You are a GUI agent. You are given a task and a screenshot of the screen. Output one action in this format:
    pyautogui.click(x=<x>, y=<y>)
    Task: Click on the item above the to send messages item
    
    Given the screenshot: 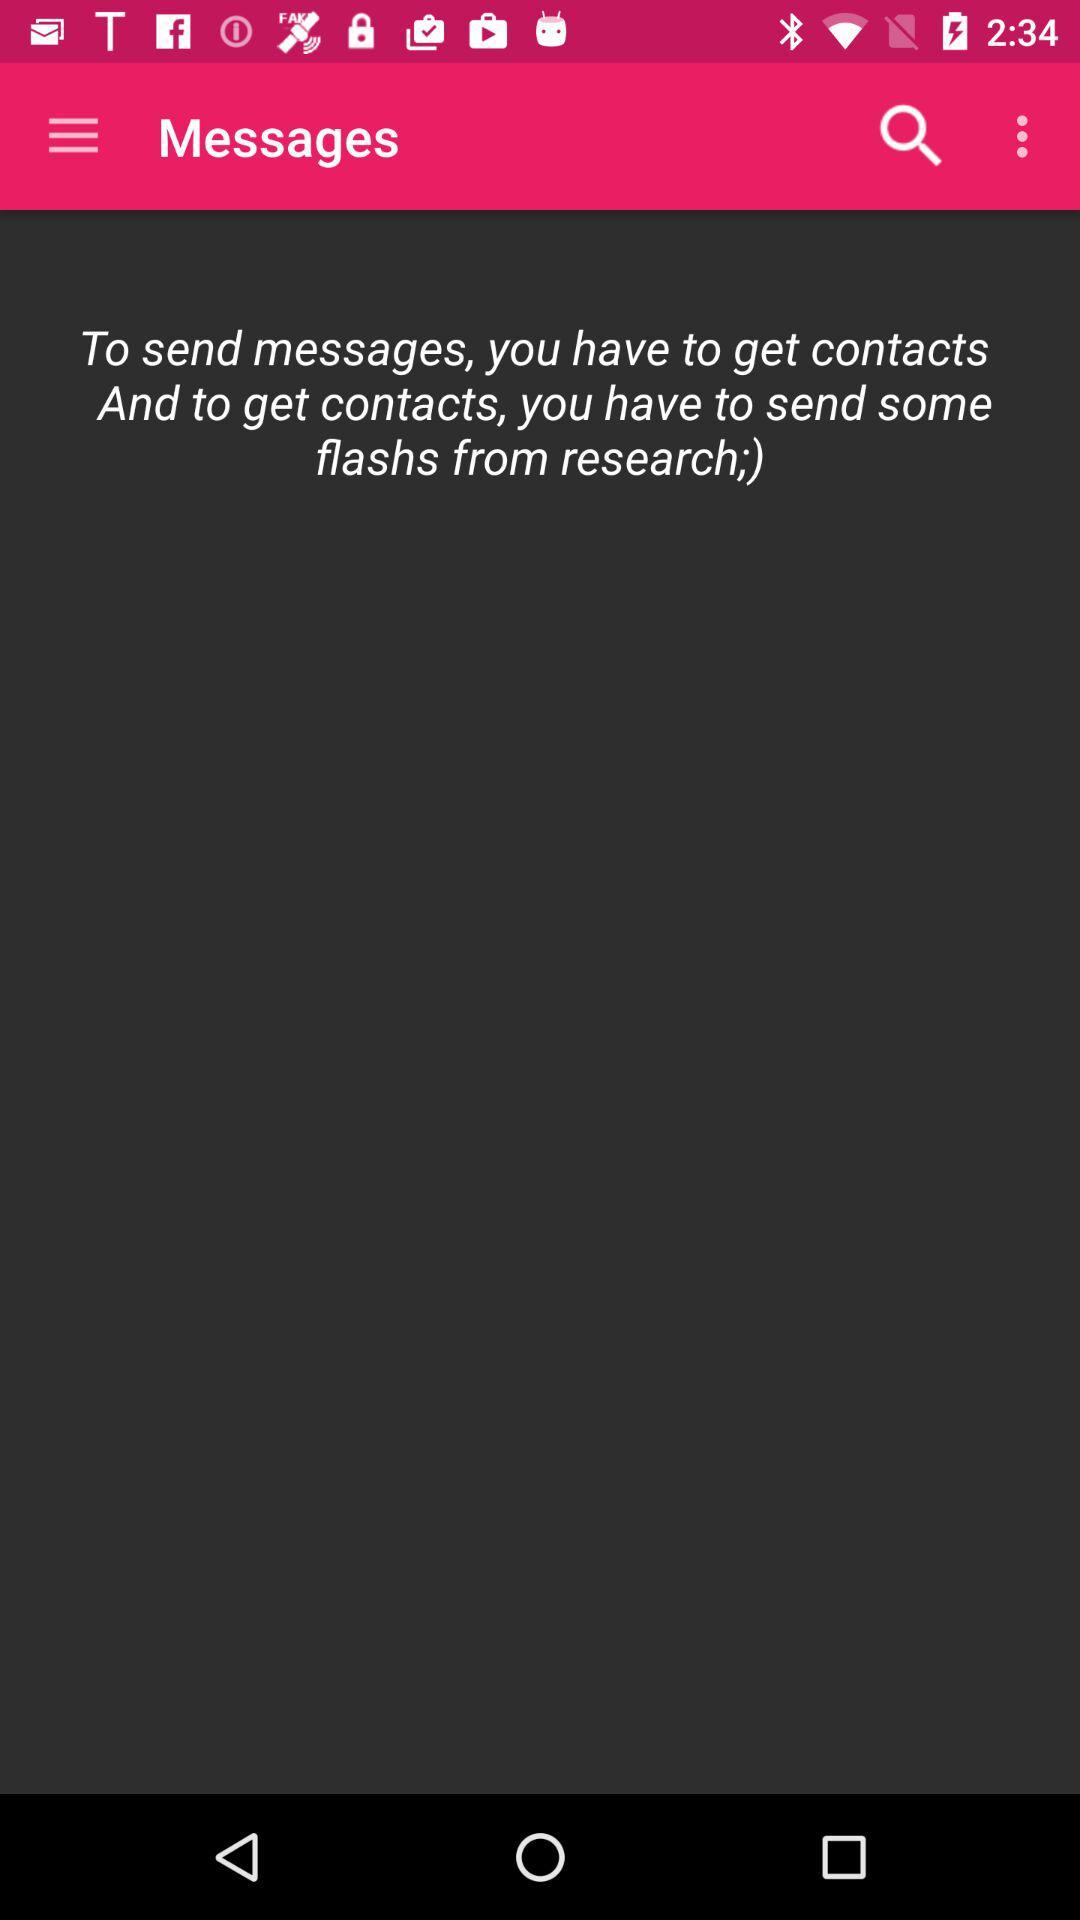 What is the action you would take?
    pyautogui.click(x=1027, y=135)
    